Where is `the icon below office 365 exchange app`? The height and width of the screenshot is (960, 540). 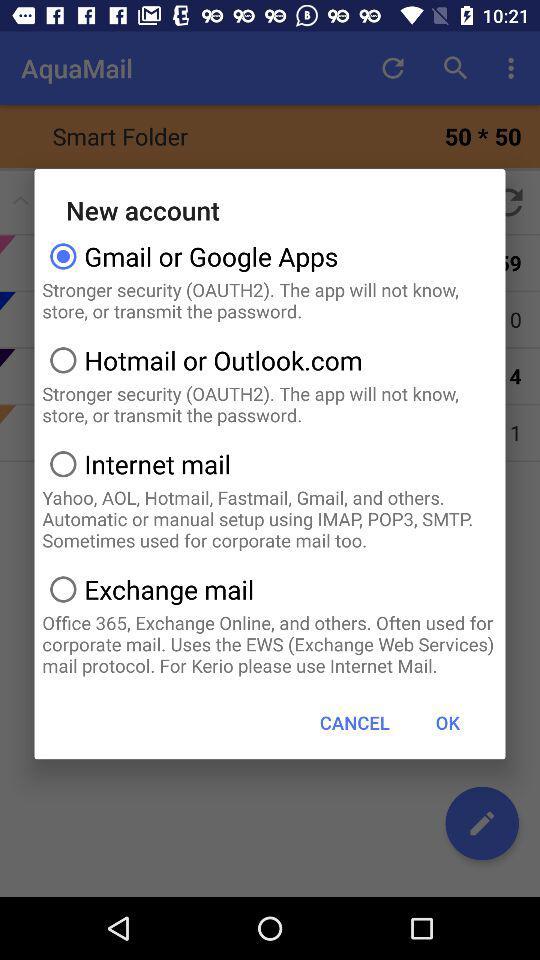
the icon below office 365 exchange app is located at coordinates (447, 721).